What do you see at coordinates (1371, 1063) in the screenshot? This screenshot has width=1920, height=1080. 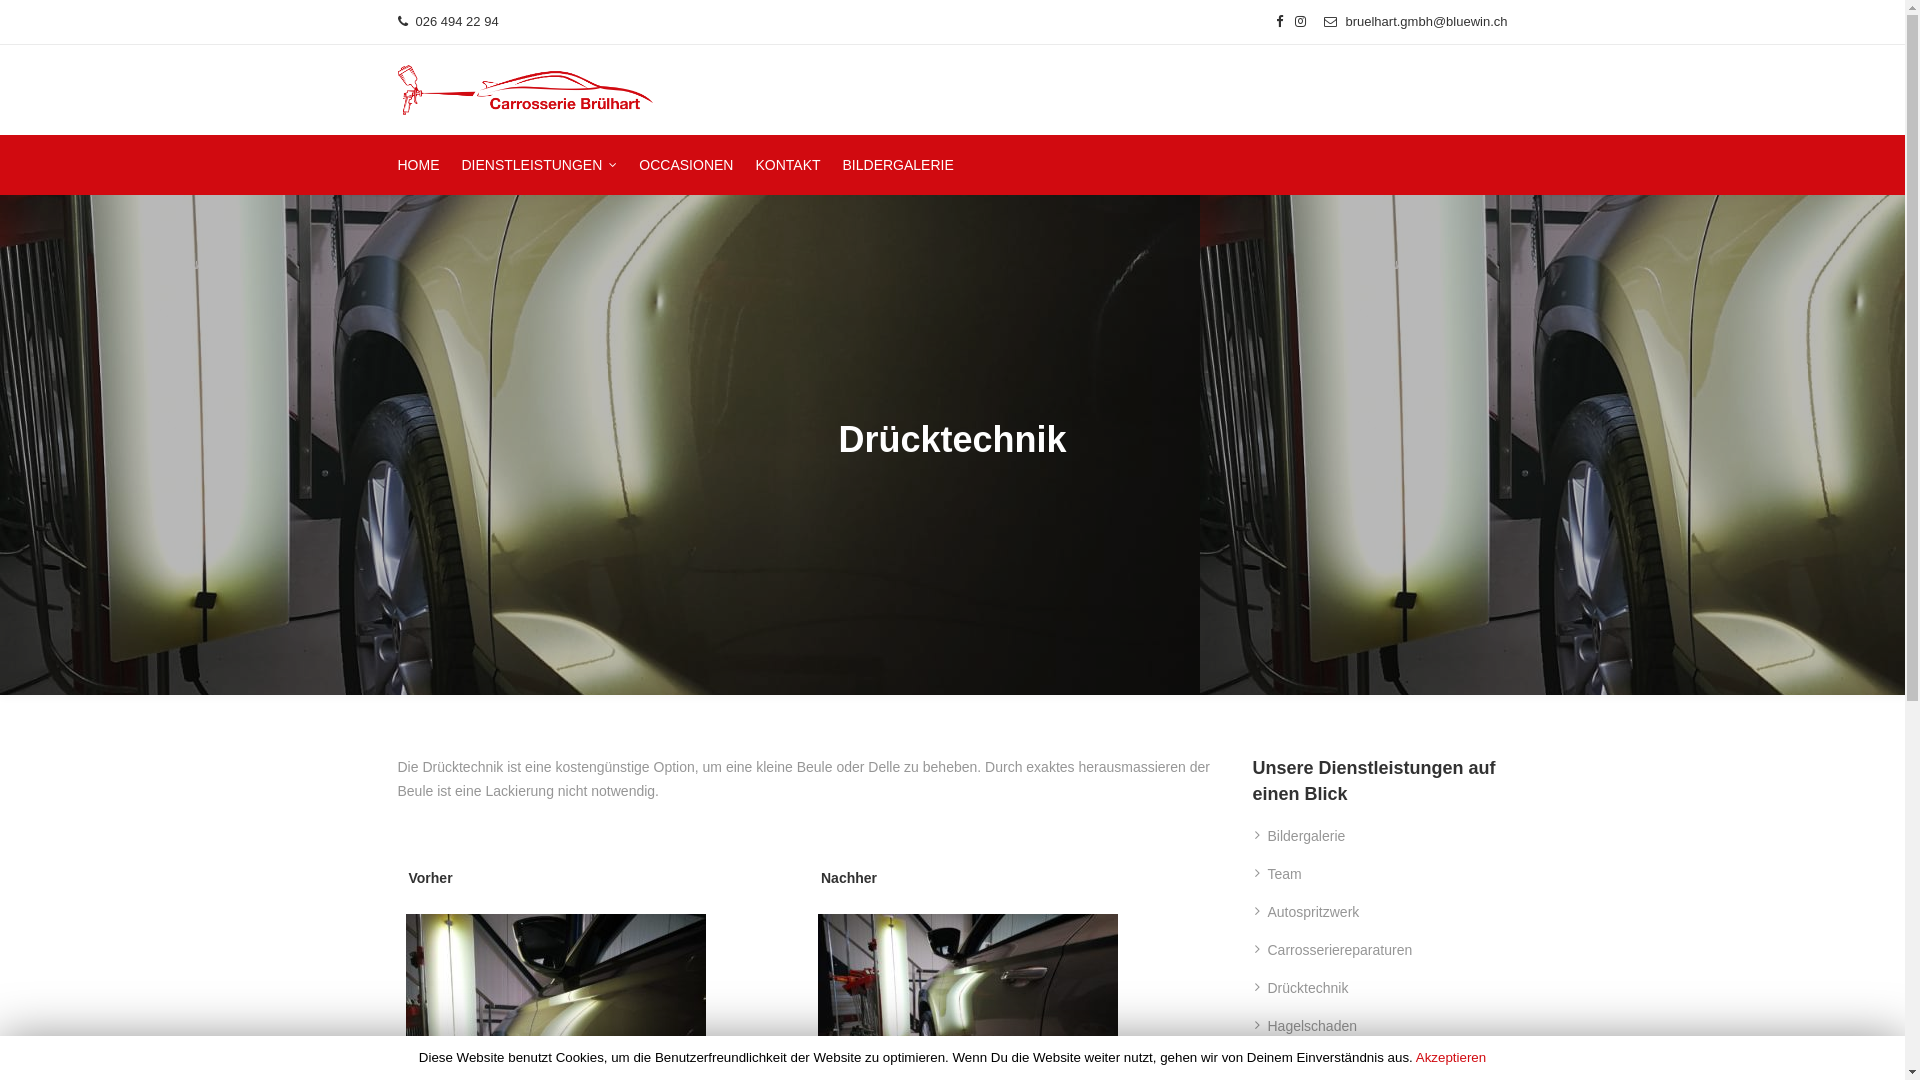 I see `'Scheibenersatz Und Reparaturen'` at bounding box center [1371, 1063].